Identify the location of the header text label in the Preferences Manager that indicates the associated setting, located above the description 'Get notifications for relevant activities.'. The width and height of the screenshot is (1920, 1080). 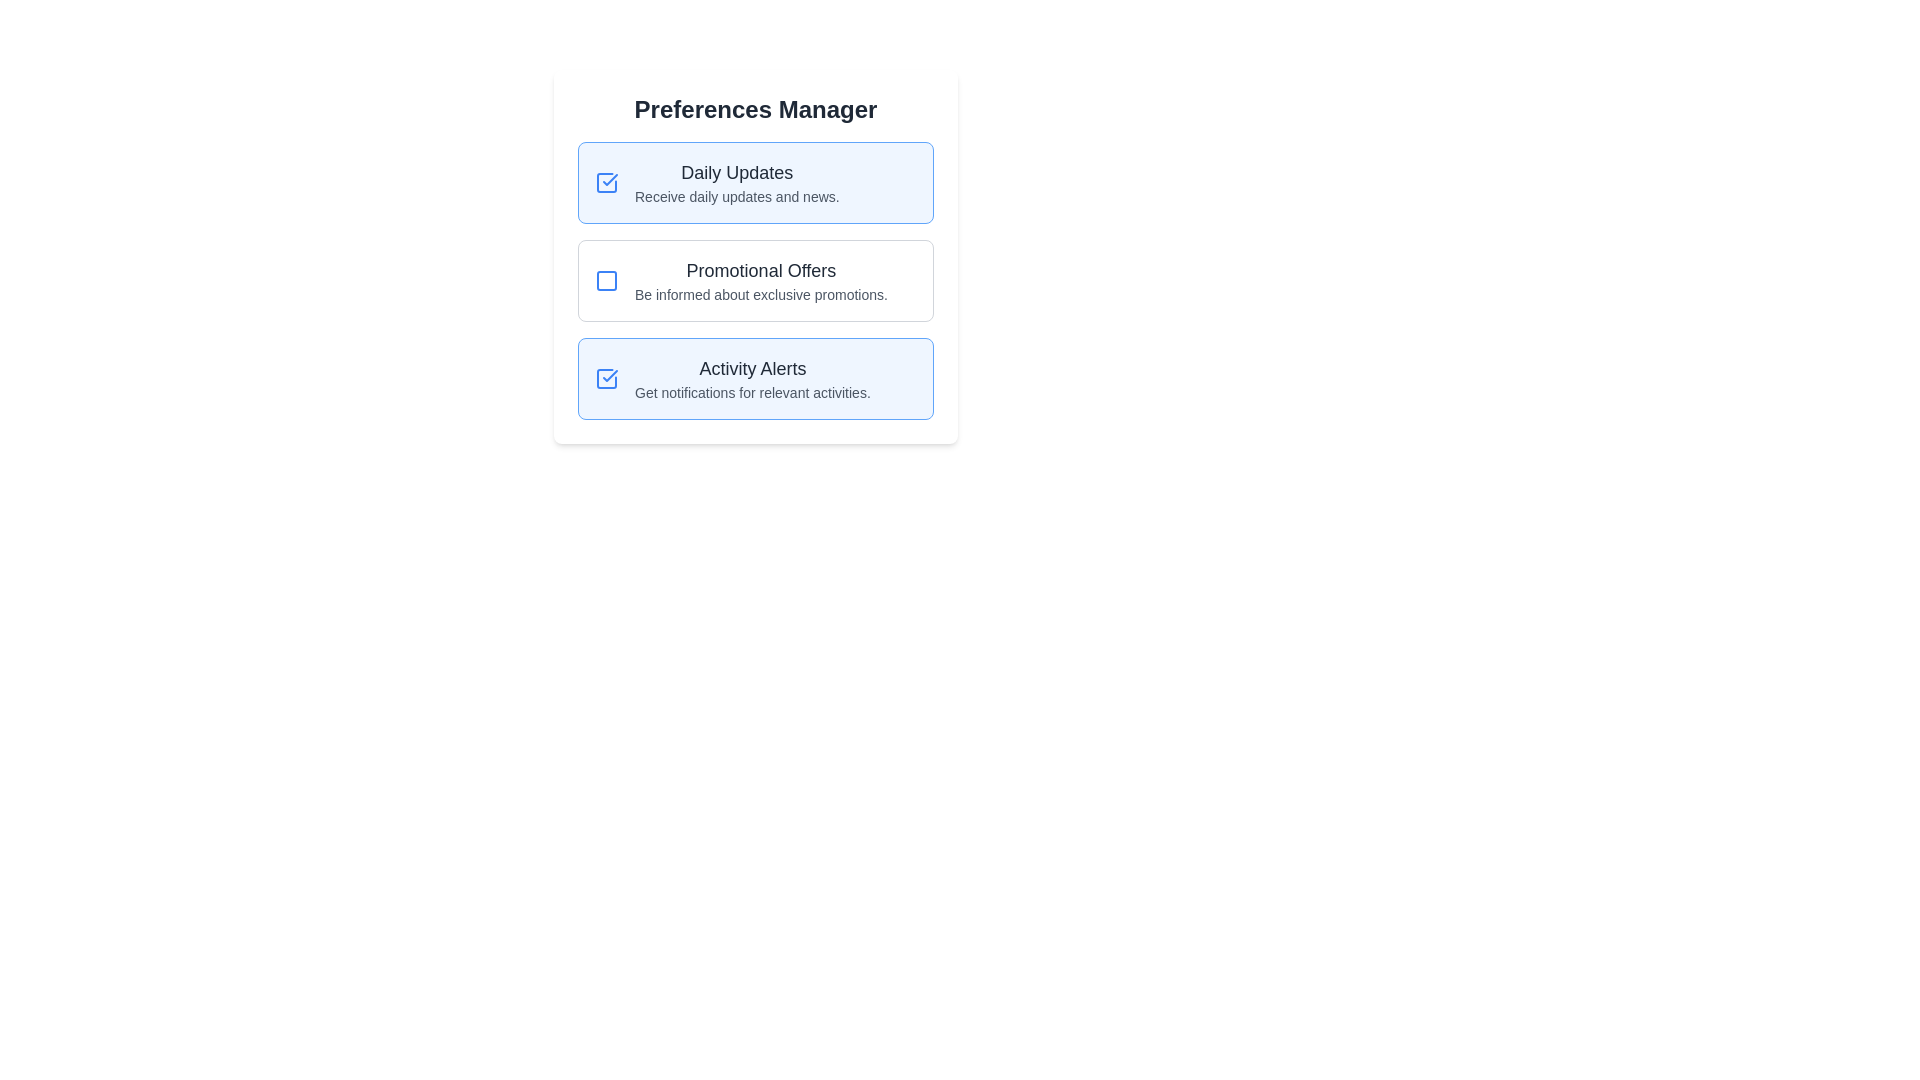
(751, 369).